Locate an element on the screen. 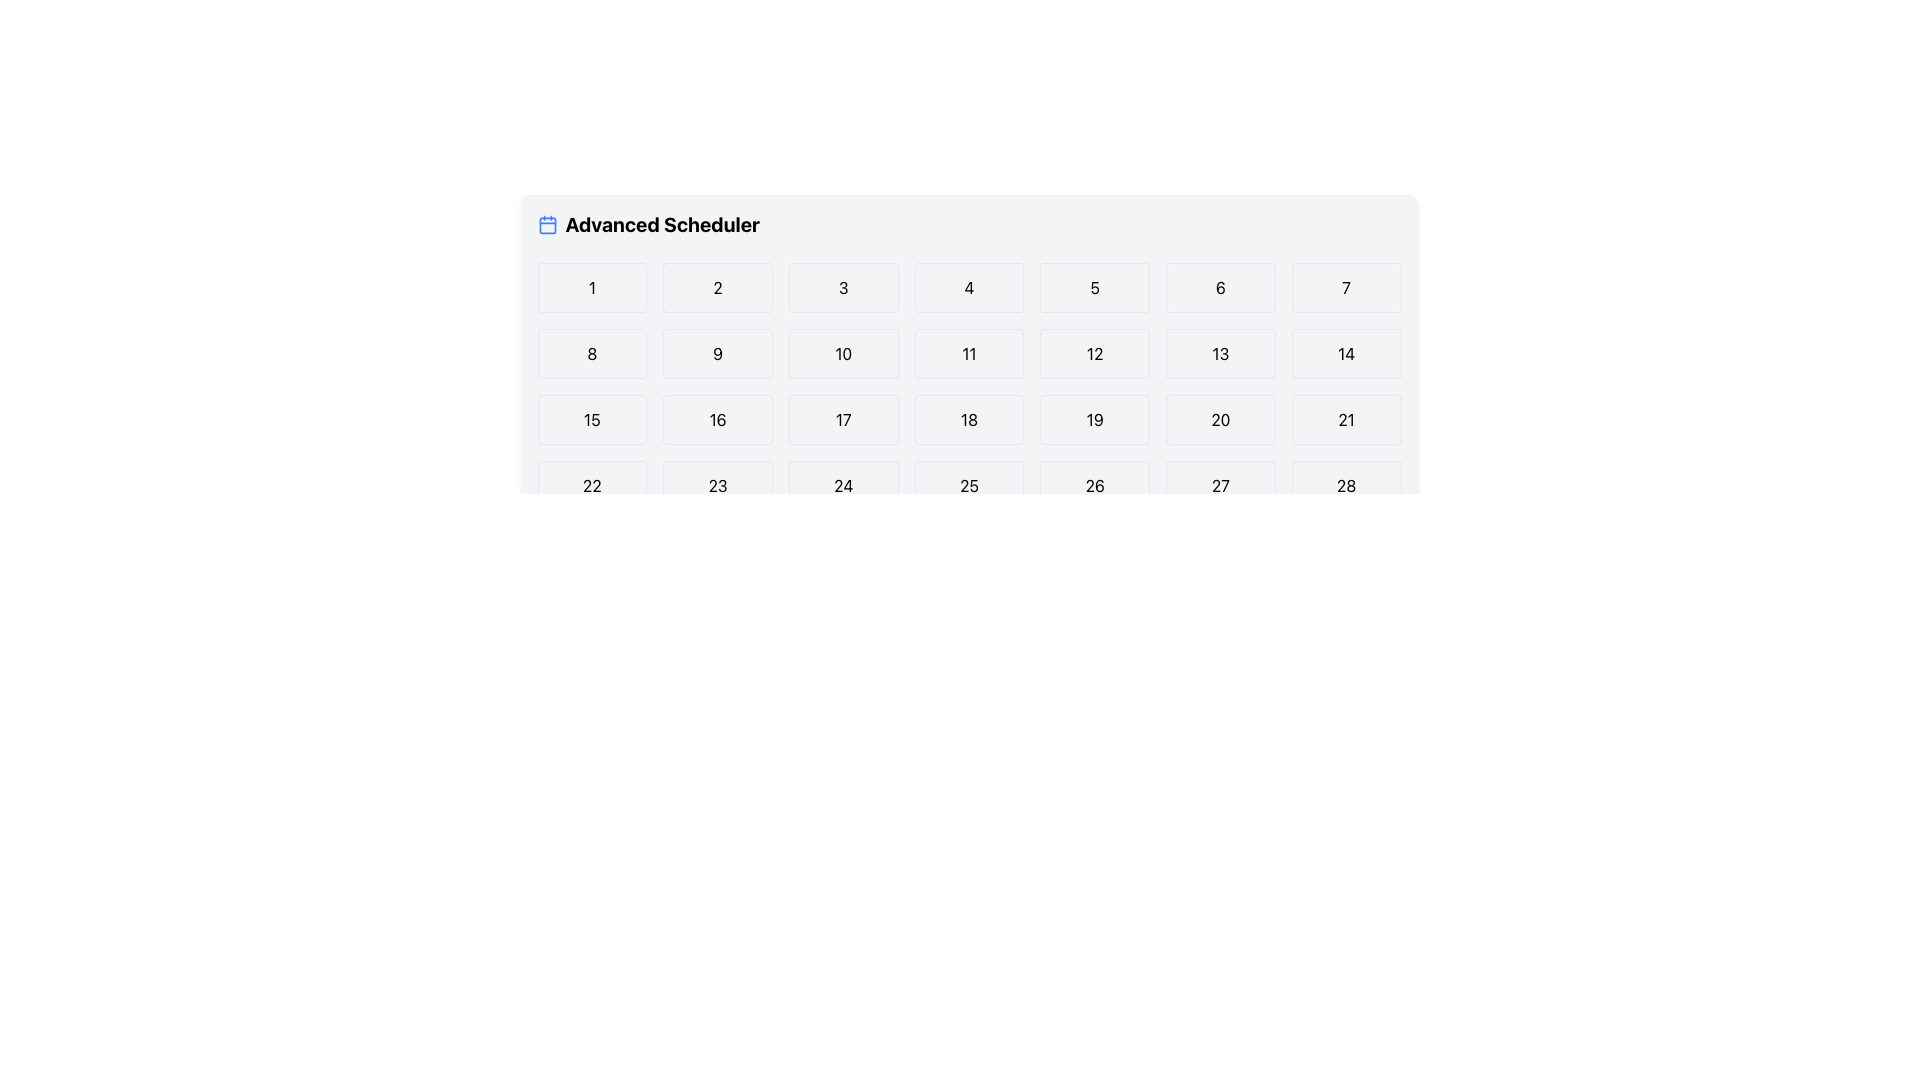 This screenshot has height=1080, width=1920. the button with the number '16' in bold black text, located is located at coordinates (718, 419).